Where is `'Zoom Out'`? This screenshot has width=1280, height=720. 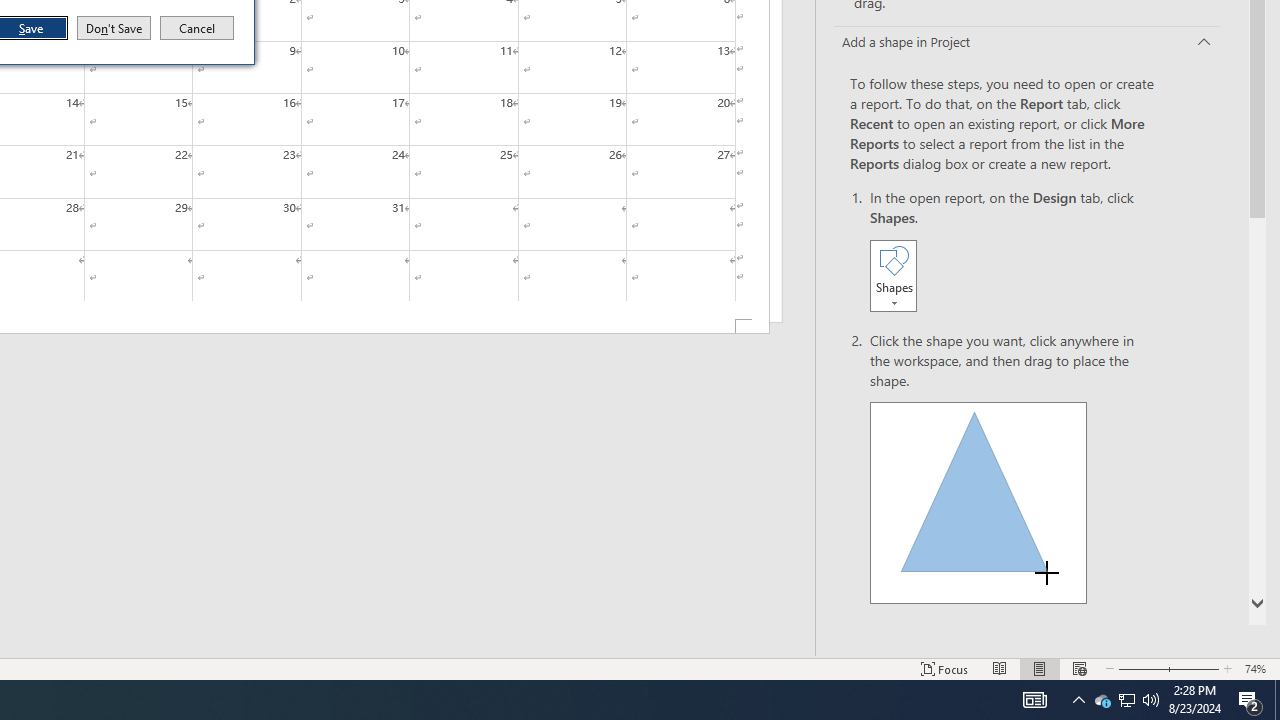 'Zoom Out' is located at coordinates (1136, 669).